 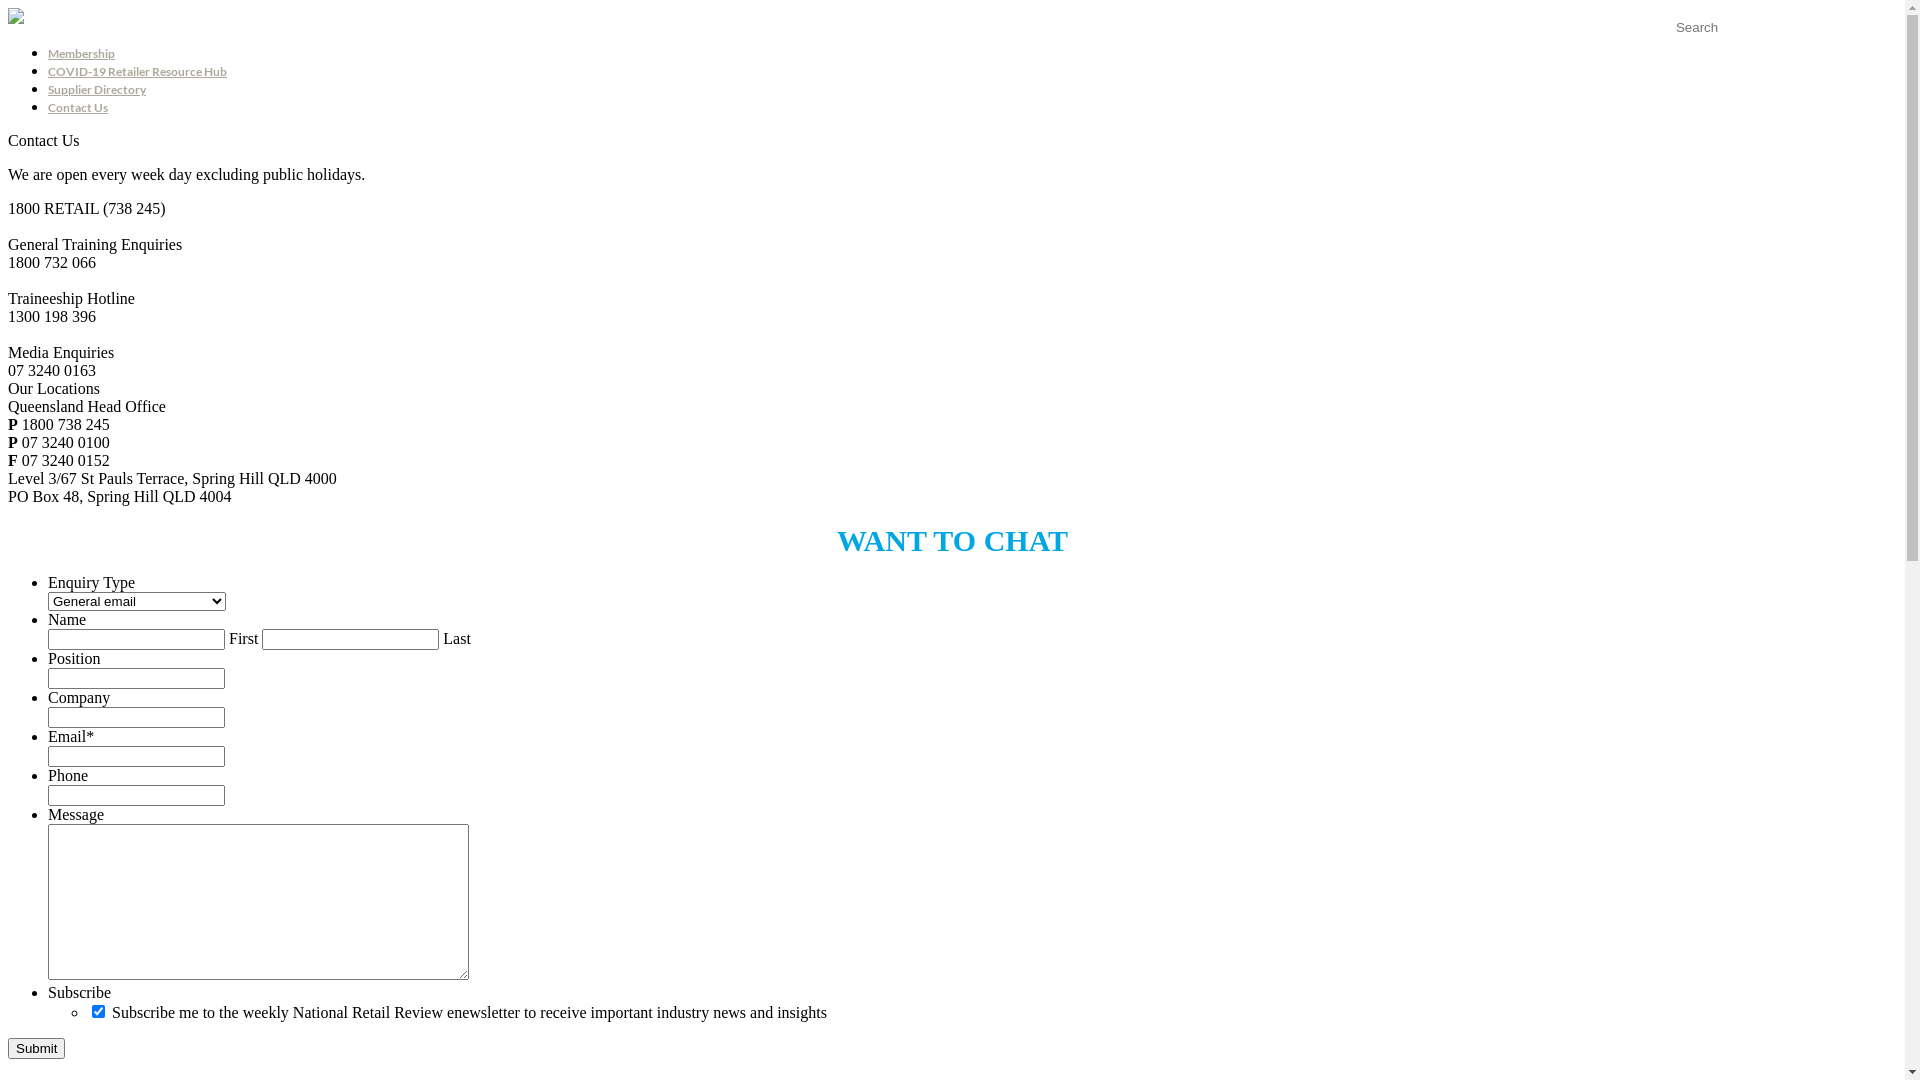 I want to click on 'Contact Us', so click(x=77, y=107).